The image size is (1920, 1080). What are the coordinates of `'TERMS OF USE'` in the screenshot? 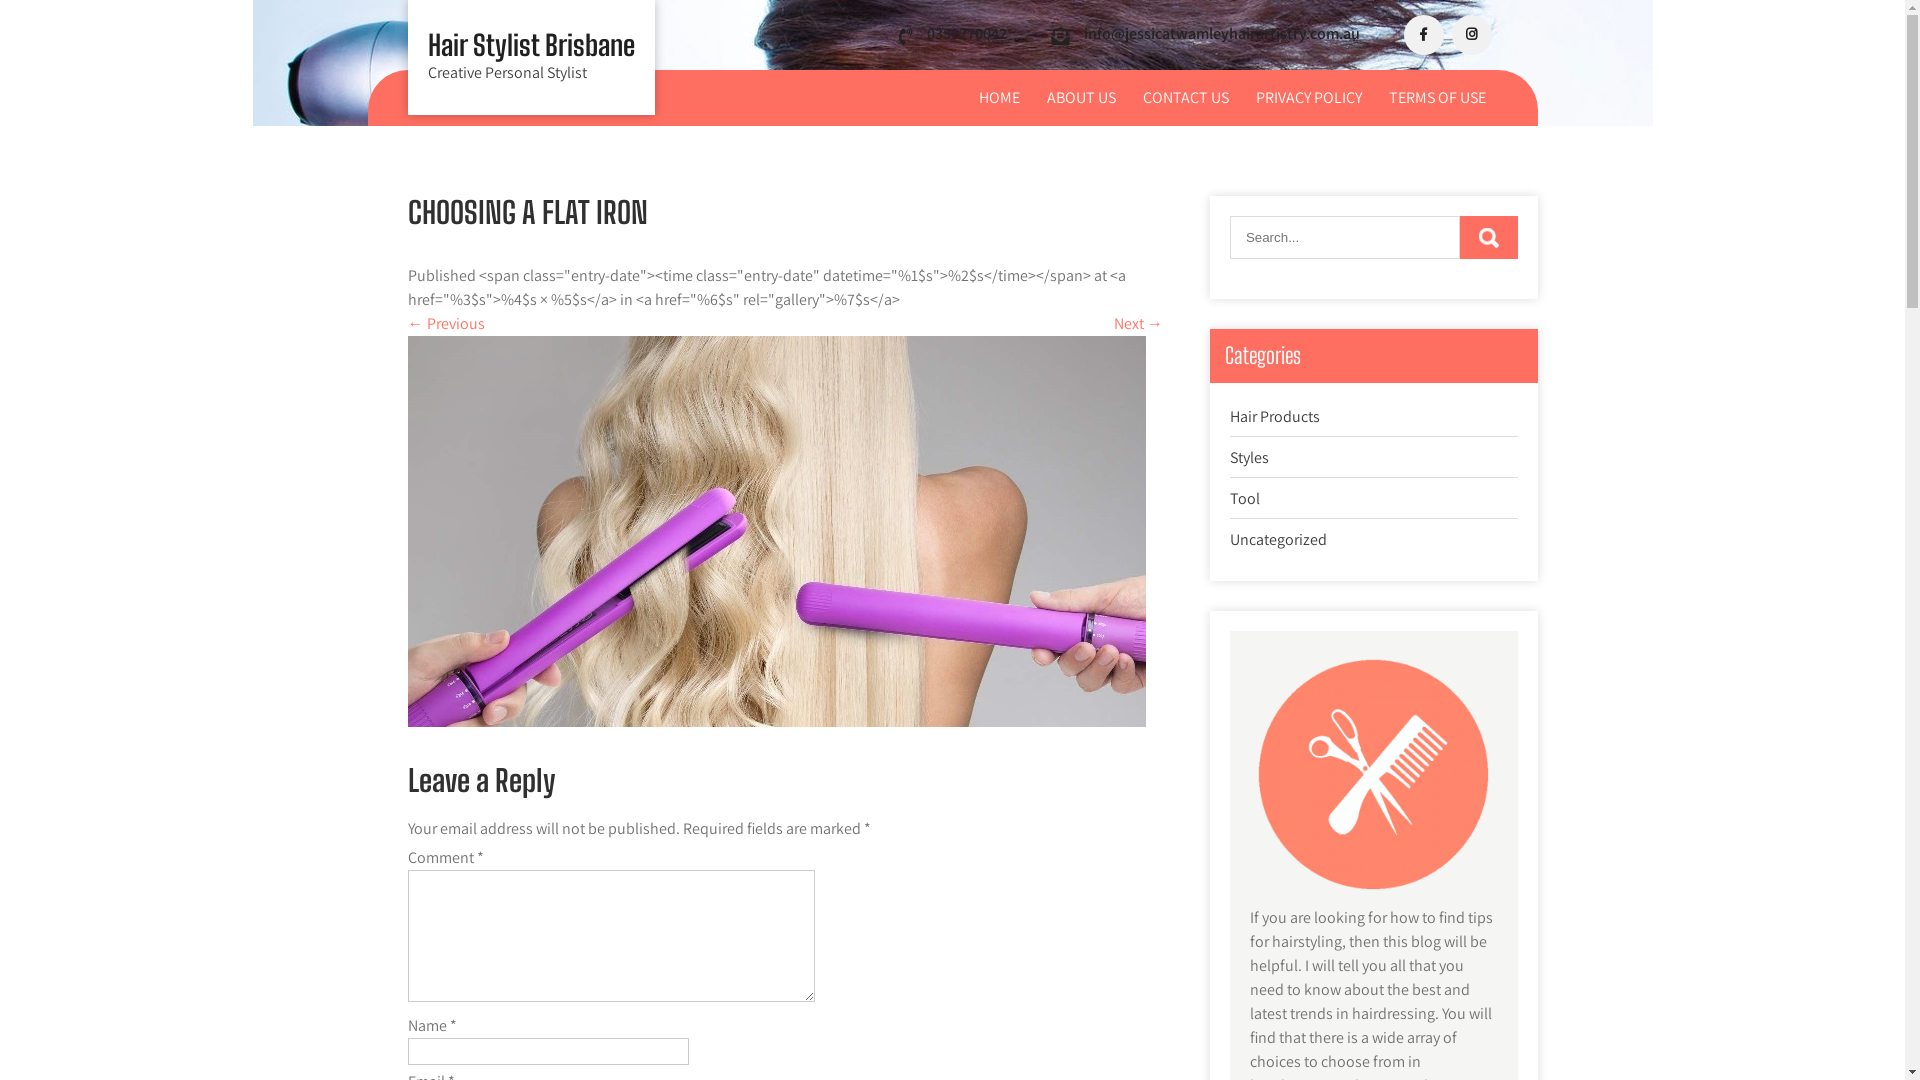 It's located at (1375, 97).